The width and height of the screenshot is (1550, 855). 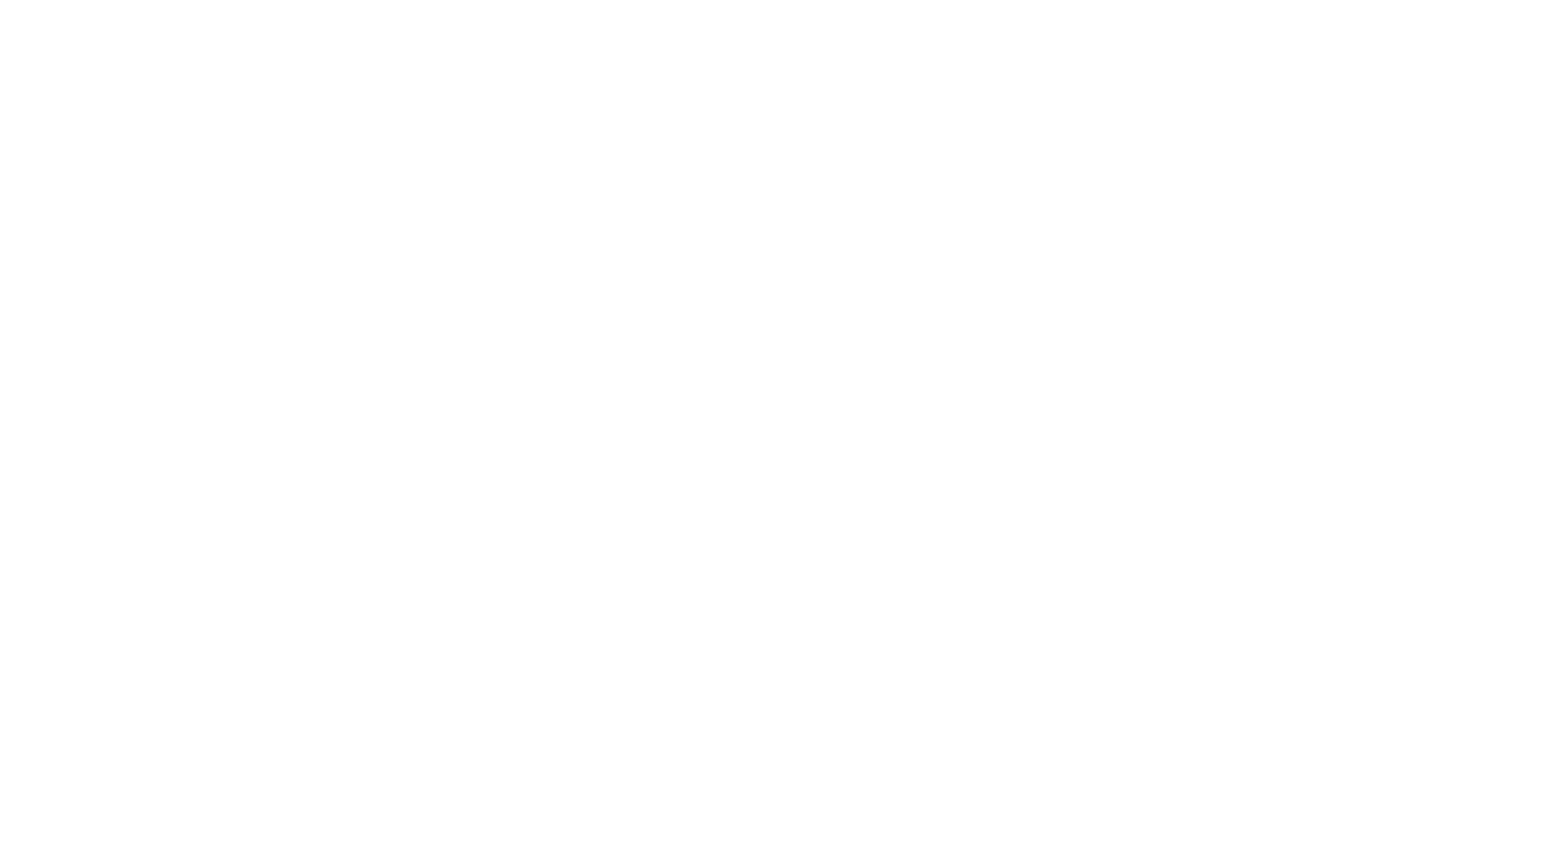 I want to click on 'Fair Trade Tea', so click(x=833, y=715).